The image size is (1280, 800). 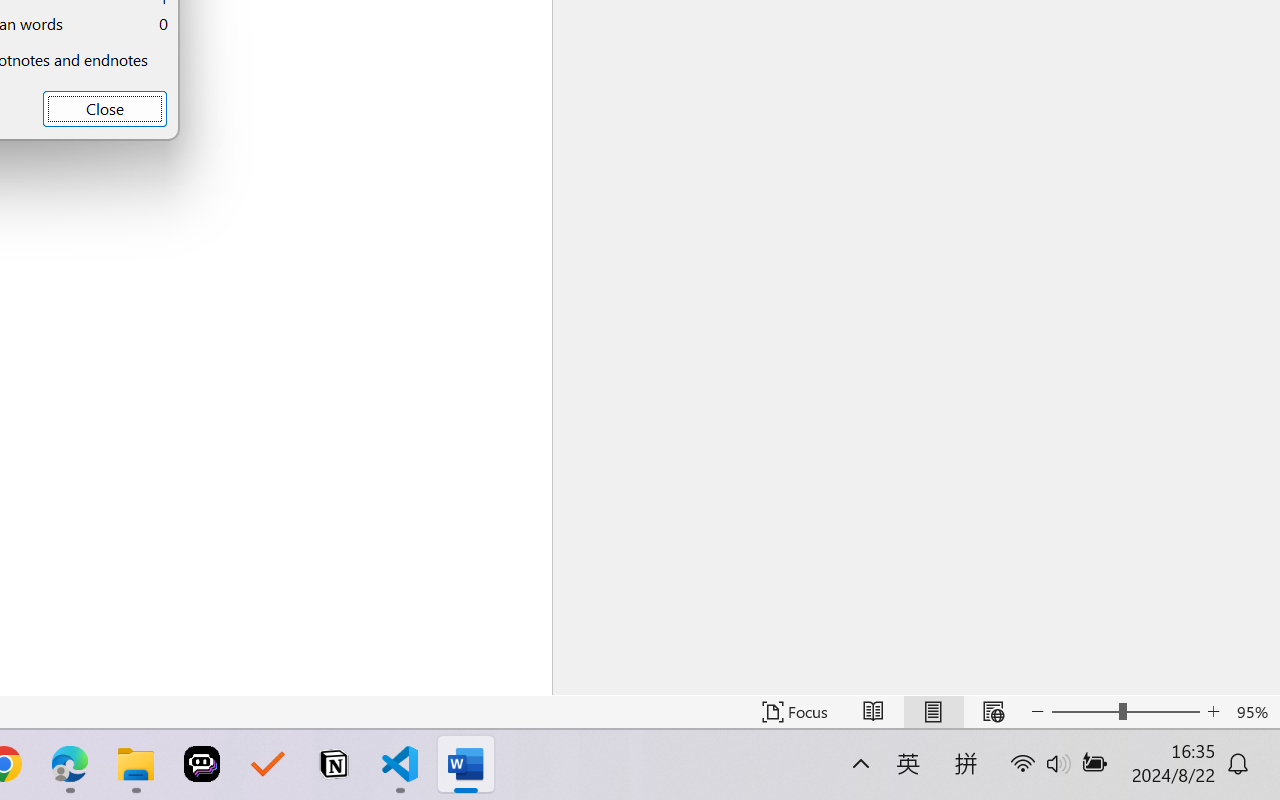 What do you see at coordinates (334, 764) in the screenshot?
I see `'Notion'` at bounding box center [334, 764].